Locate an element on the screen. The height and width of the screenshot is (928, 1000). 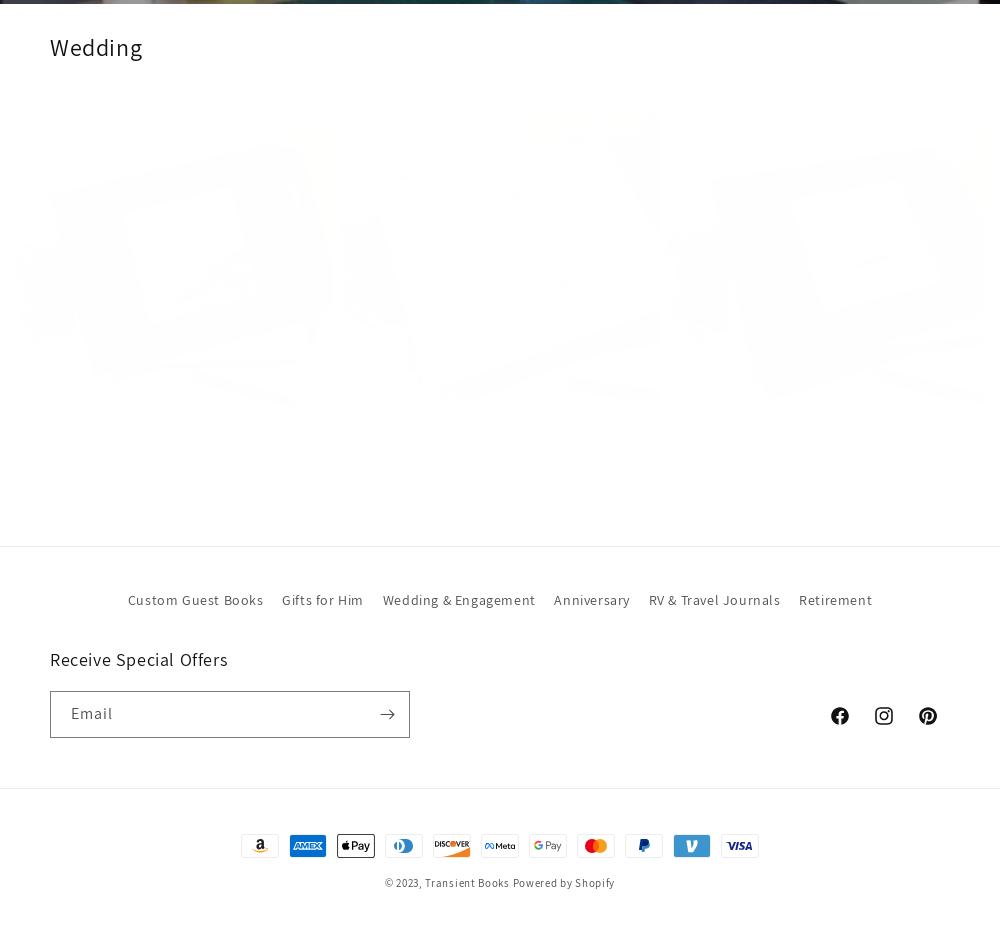
'Gifts for Him' is located at coordinates (322, 599).